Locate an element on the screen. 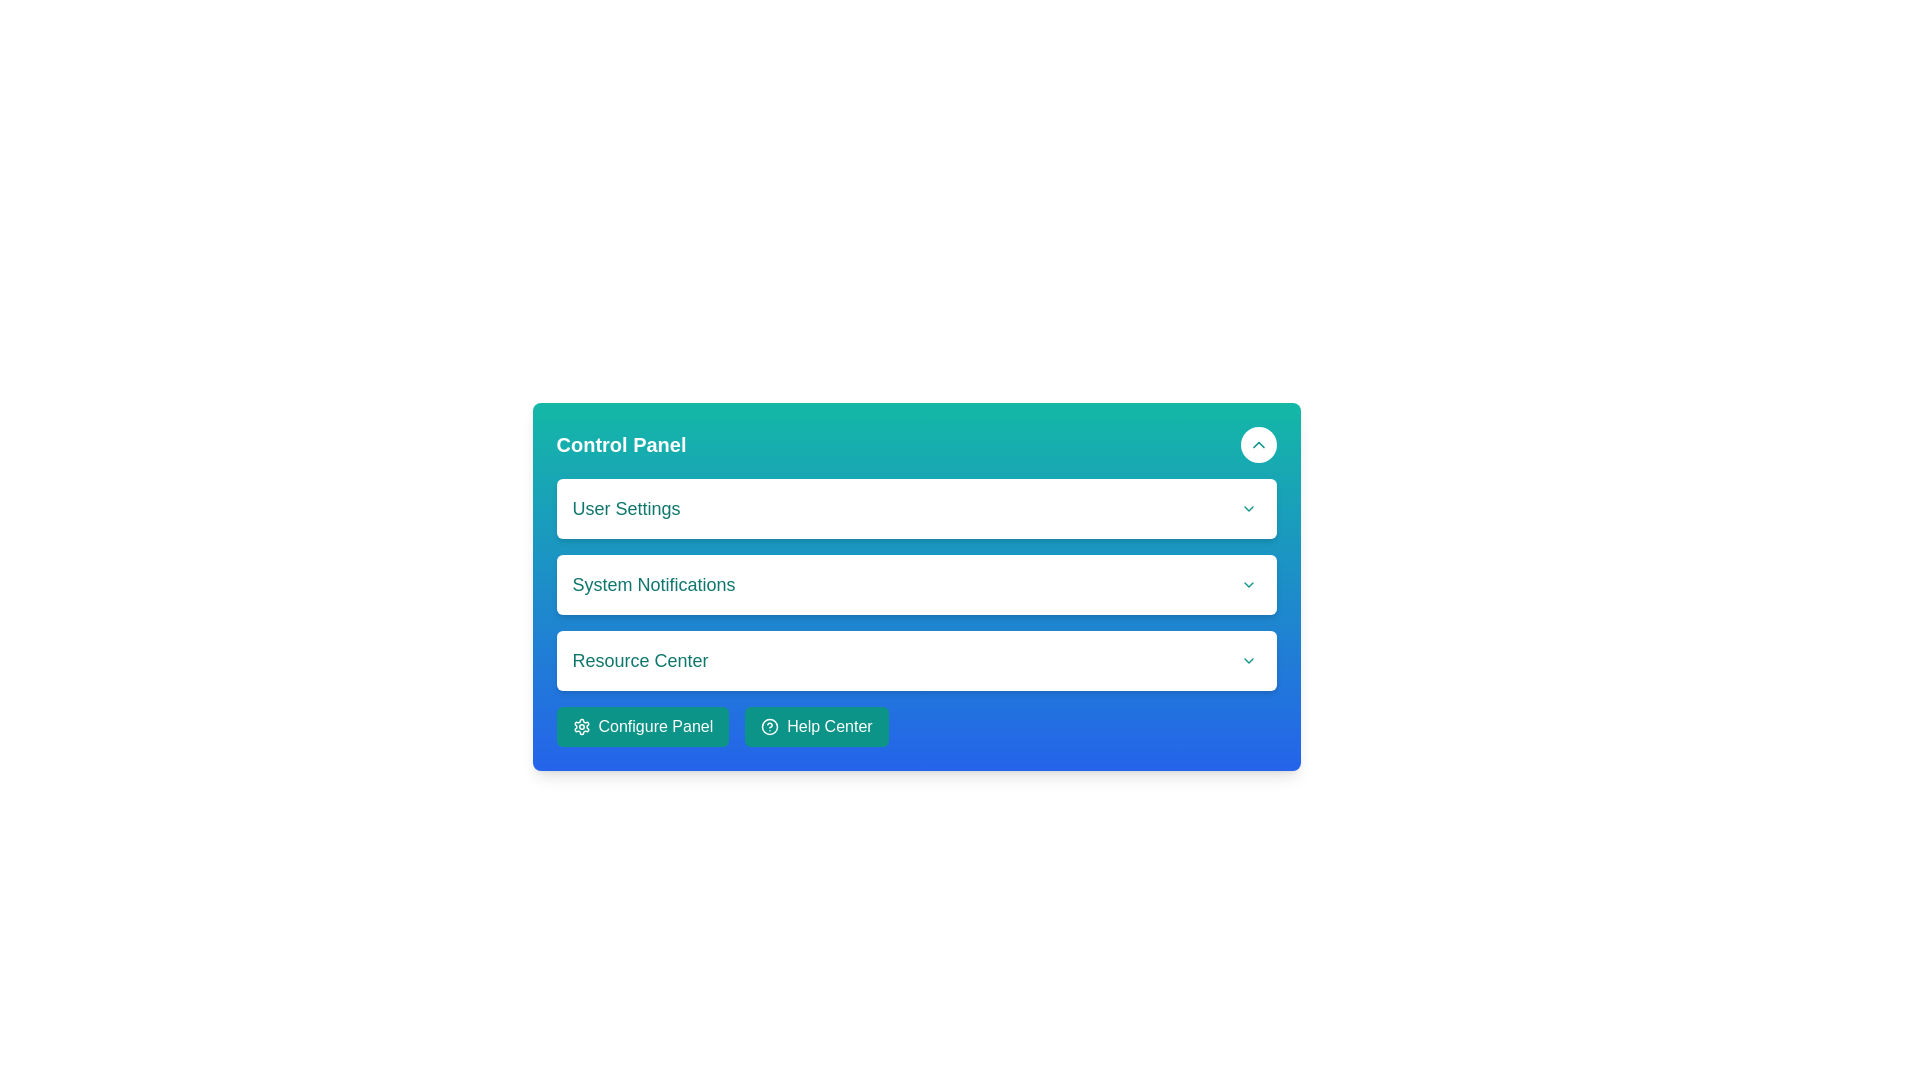 Image resolution: width=1920 pixels, height=1080 pixels. the 'Configure Panel' button with white text on a teal background, featuring a gear icon on the left is located at coordinates (642, 726).